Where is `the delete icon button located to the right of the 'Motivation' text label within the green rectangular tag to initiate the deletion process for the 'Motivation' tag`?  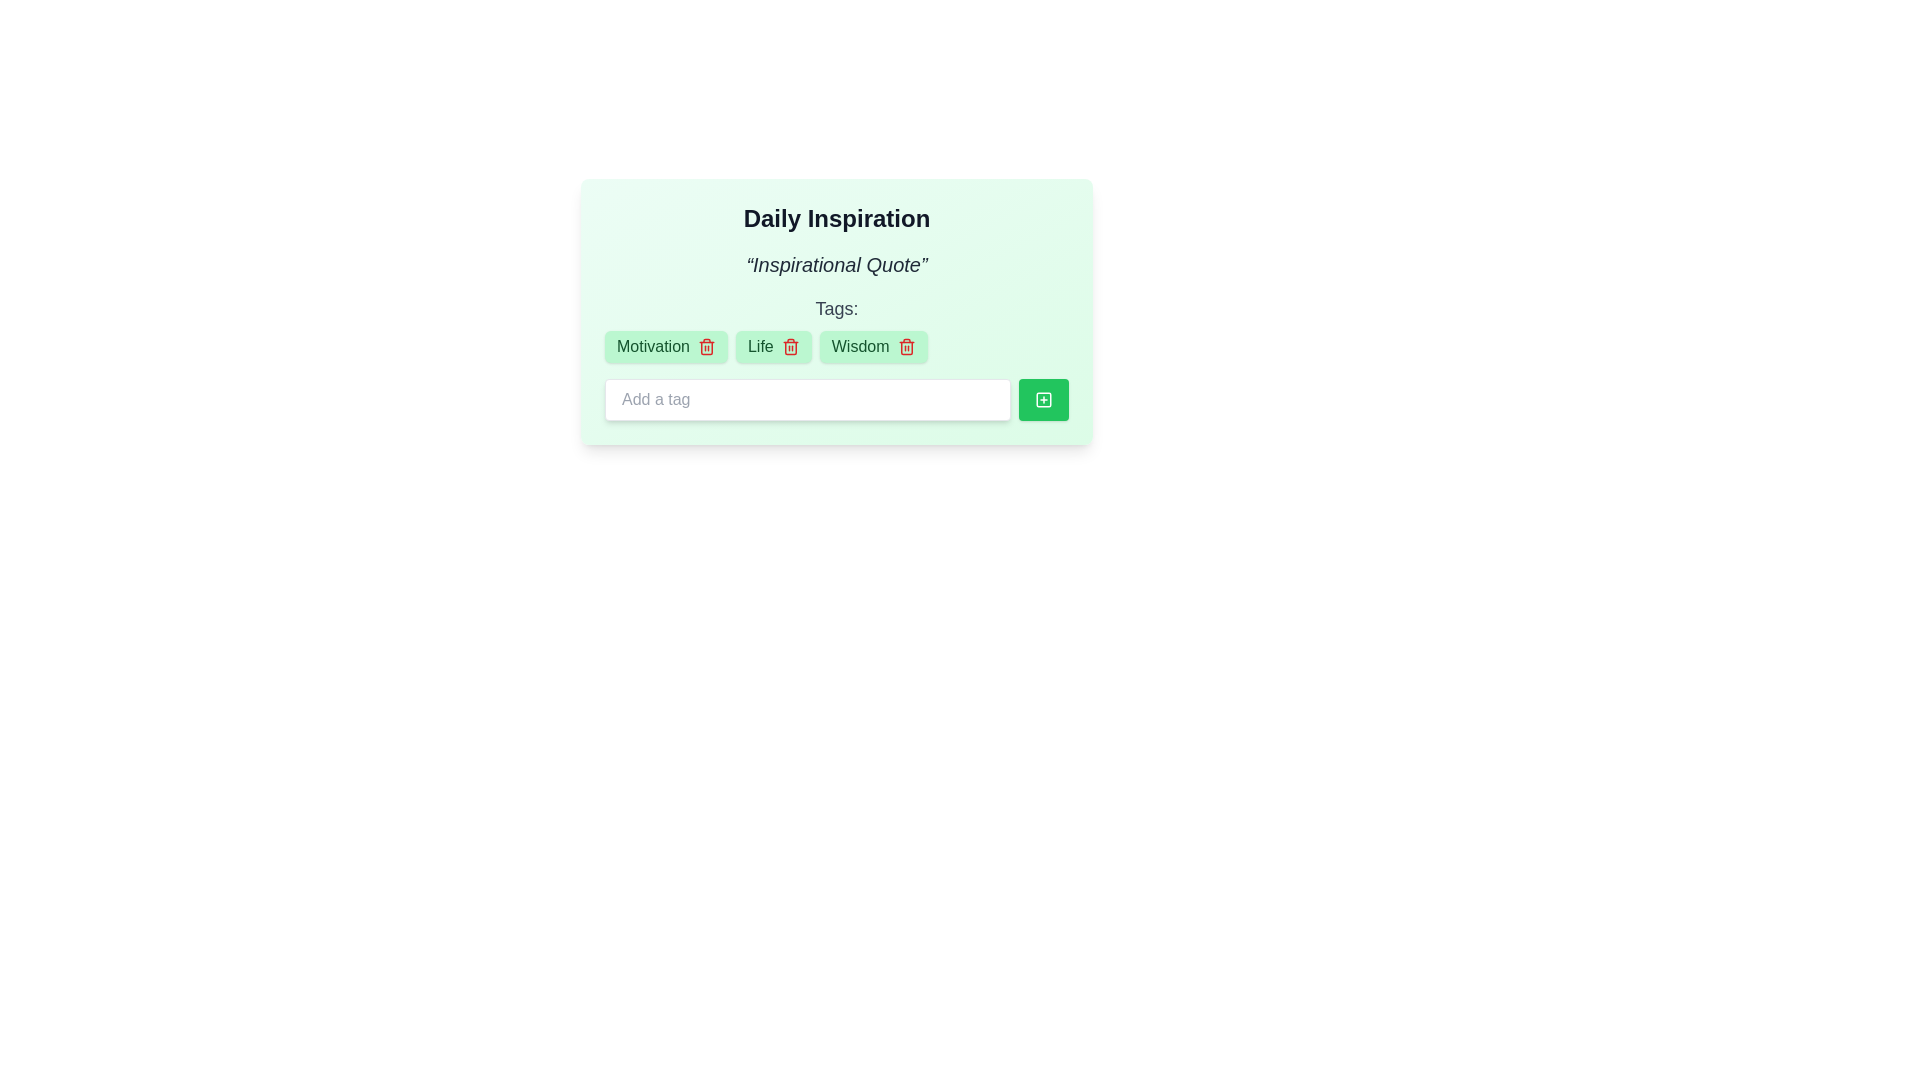
the delete icon button located to the right of the 'Motivation' text label within the green rectangular tag to initiate the deletion process for the 'Motivation' tag is located at coordinates (706, 346).